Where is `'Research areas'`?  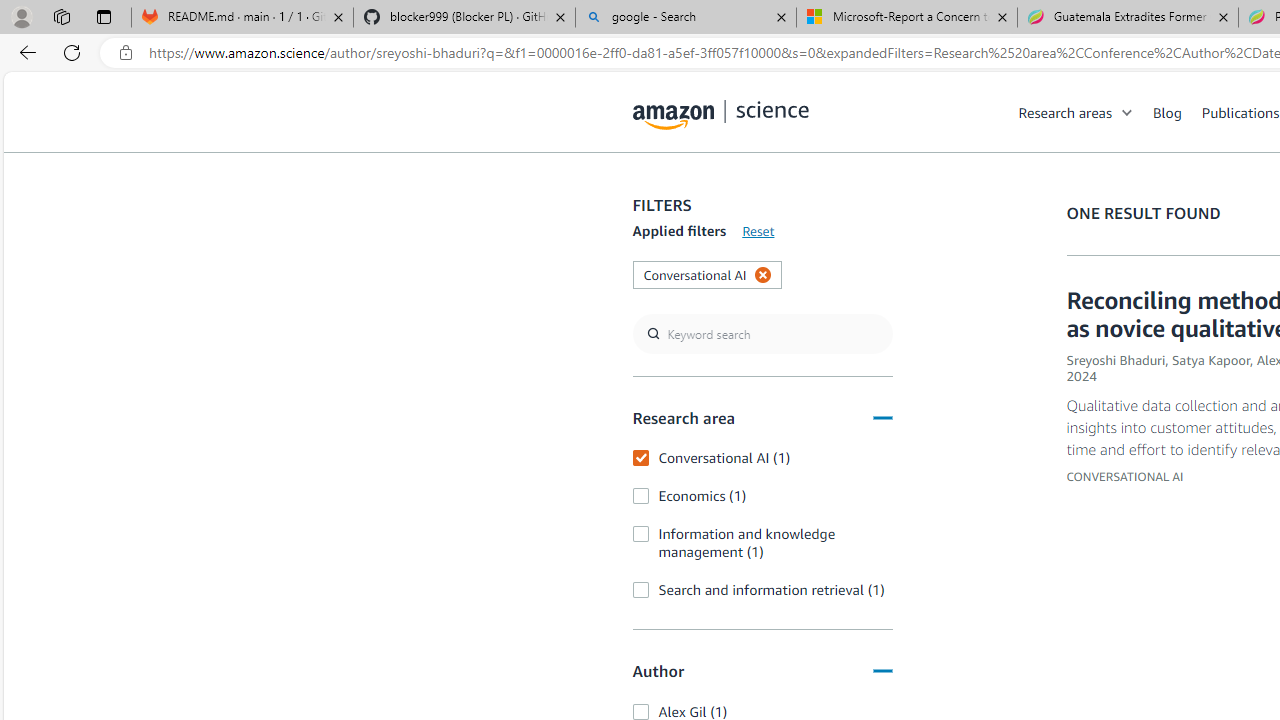 'Research areas' is located at coordinates (1064, 111).